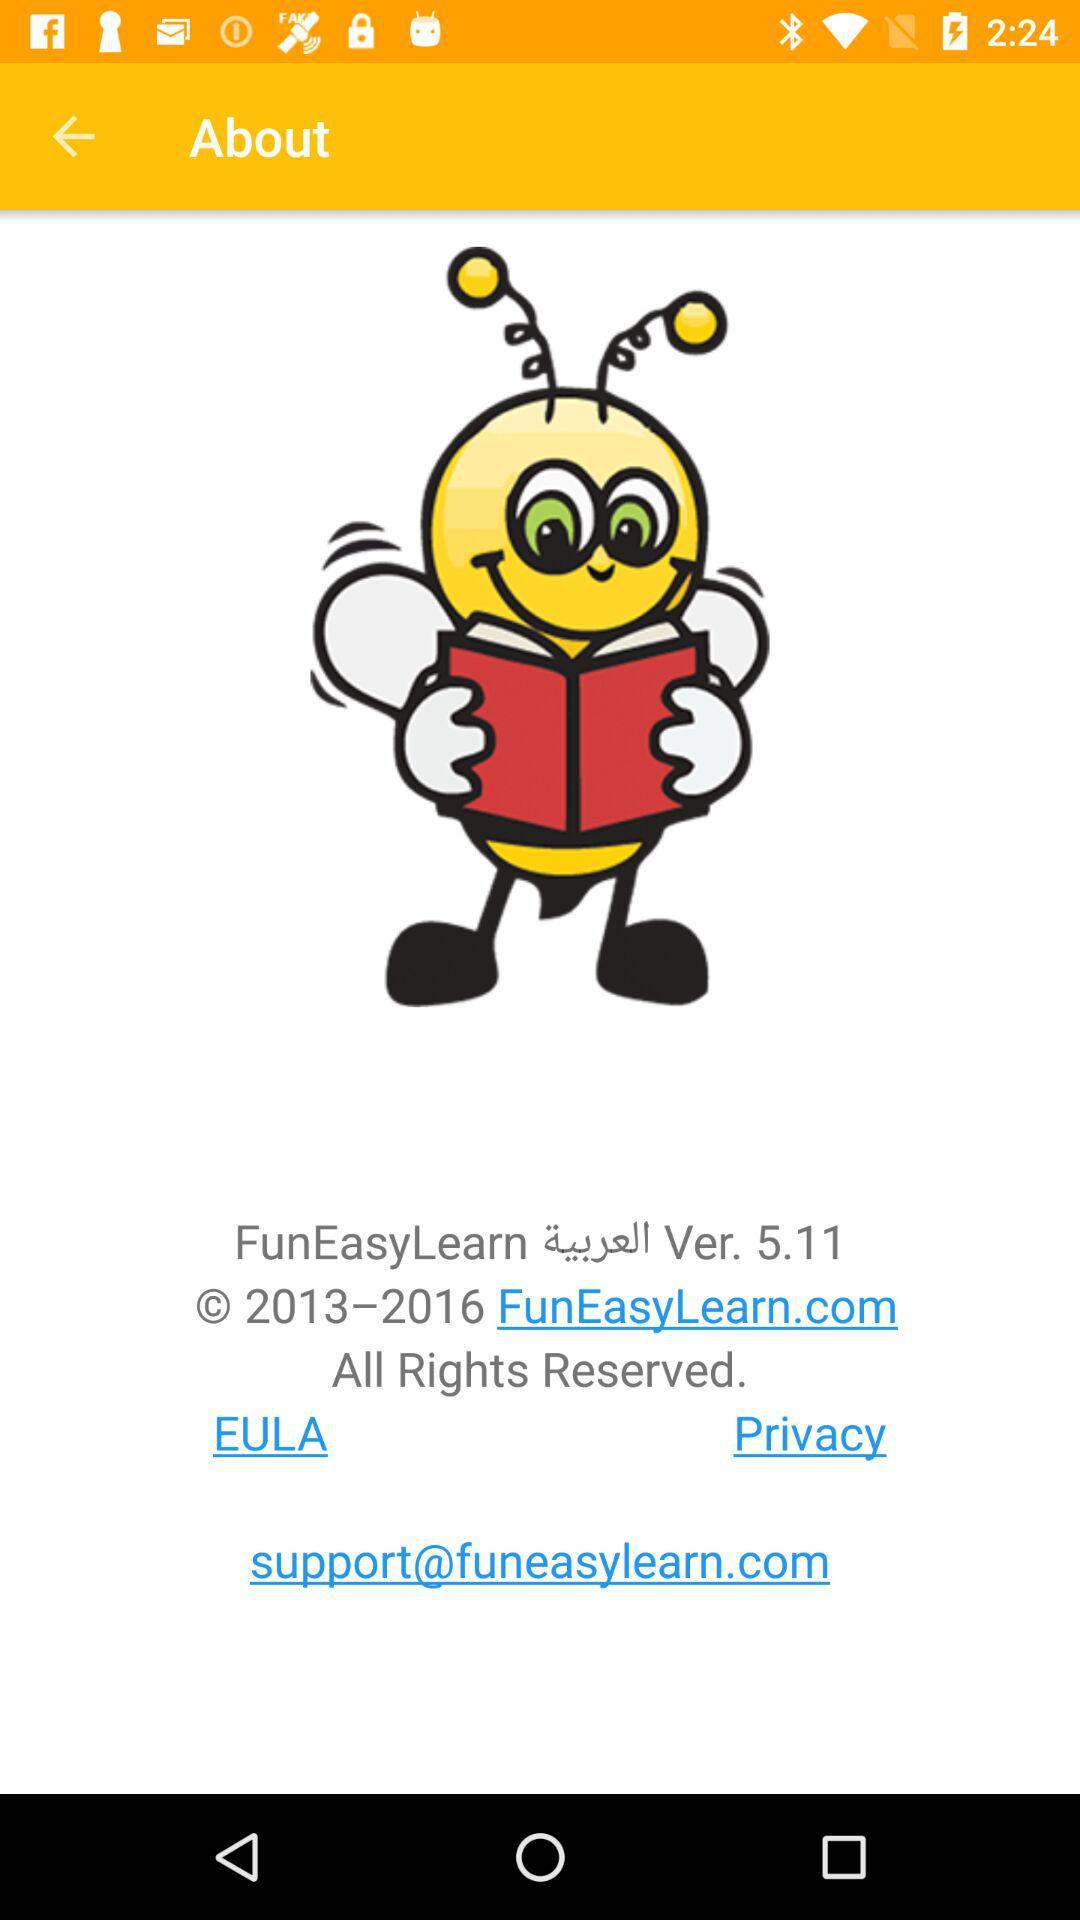  Describe the element at coordinates (540, 1304) in the screenshot. I see `icon above the all rights reserved.` at that location.